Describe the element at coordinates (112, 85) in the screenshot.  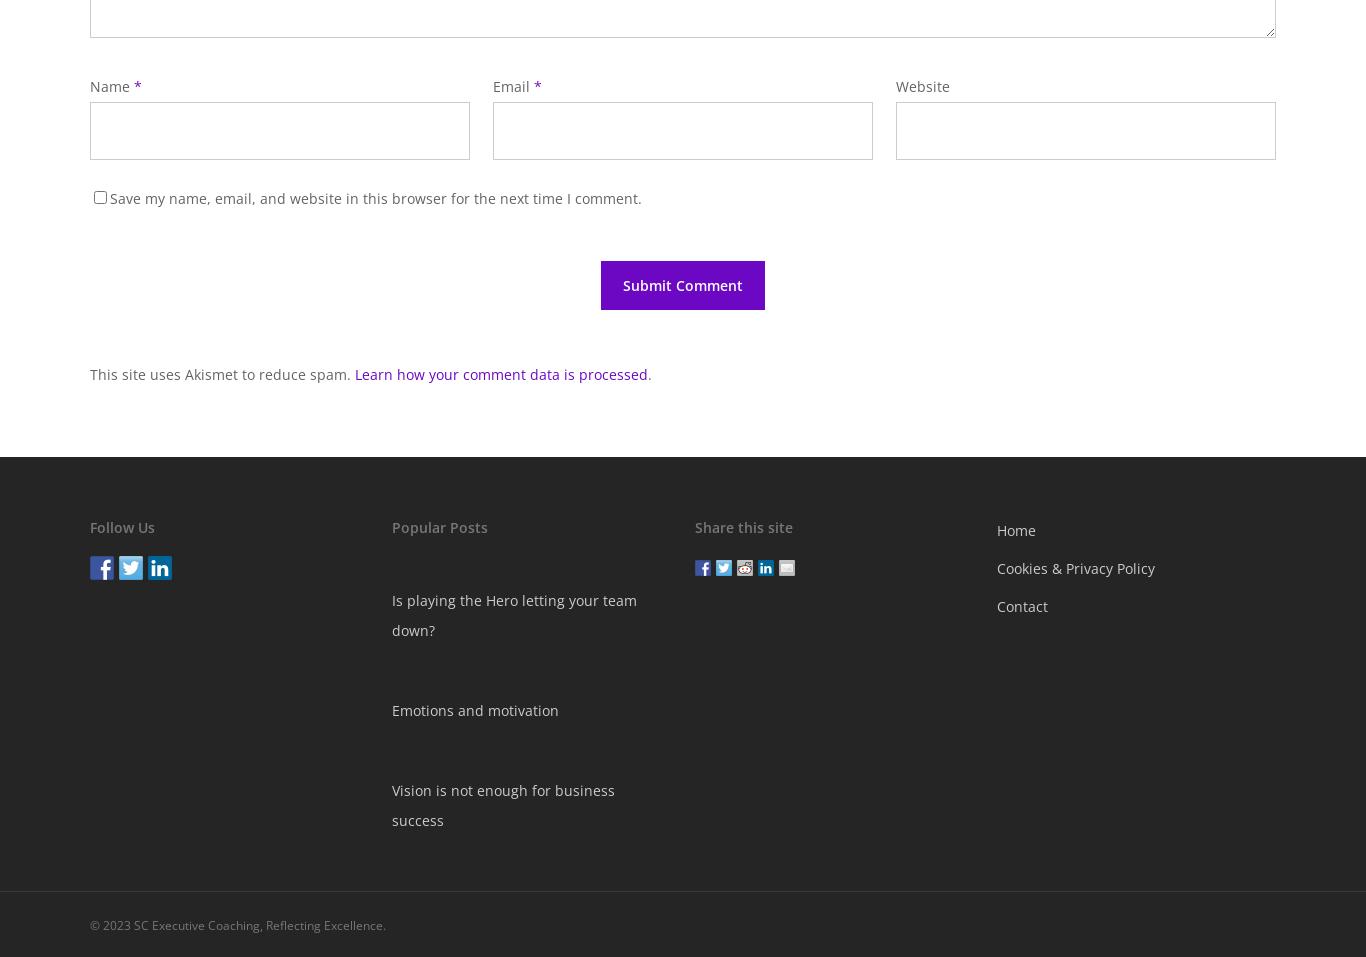
I see `'Name'` at that location.